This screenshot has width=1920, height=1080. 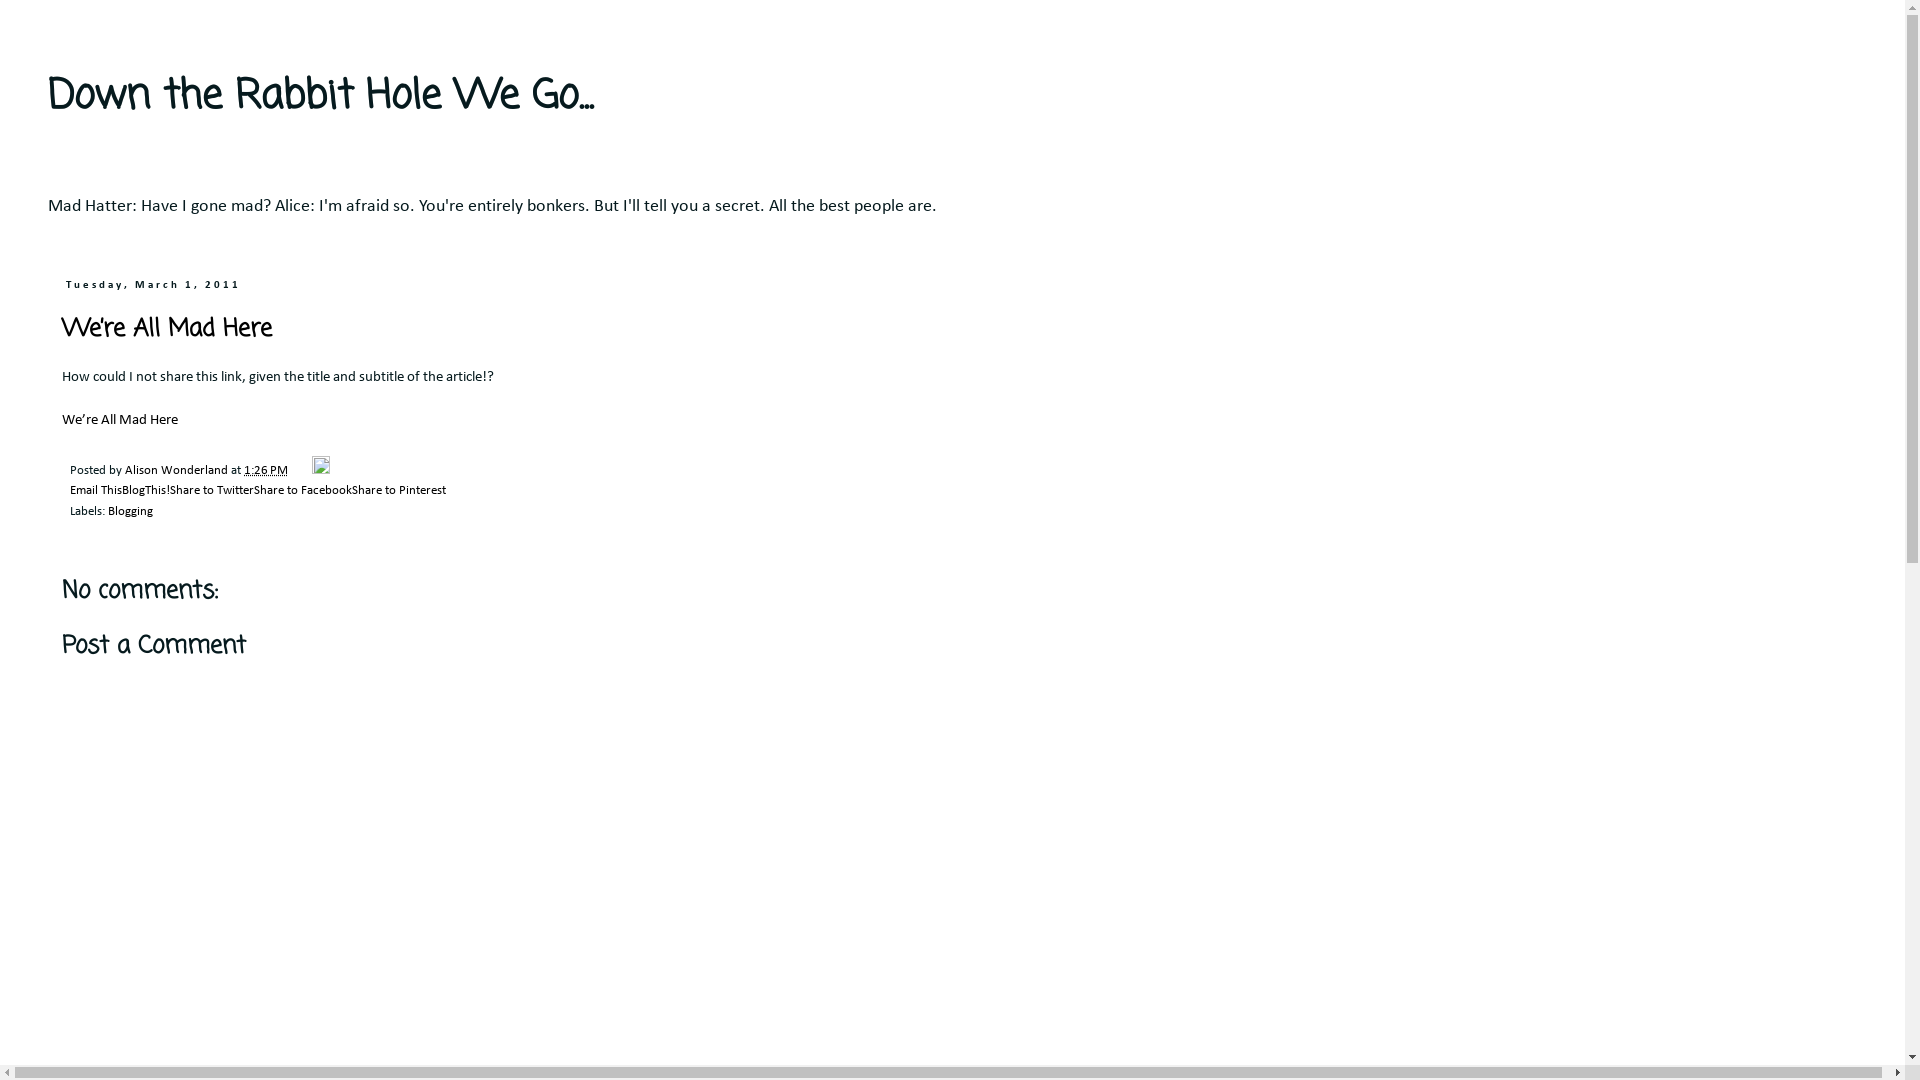 I want to click on 'Email This', so click(x=95, y=490).